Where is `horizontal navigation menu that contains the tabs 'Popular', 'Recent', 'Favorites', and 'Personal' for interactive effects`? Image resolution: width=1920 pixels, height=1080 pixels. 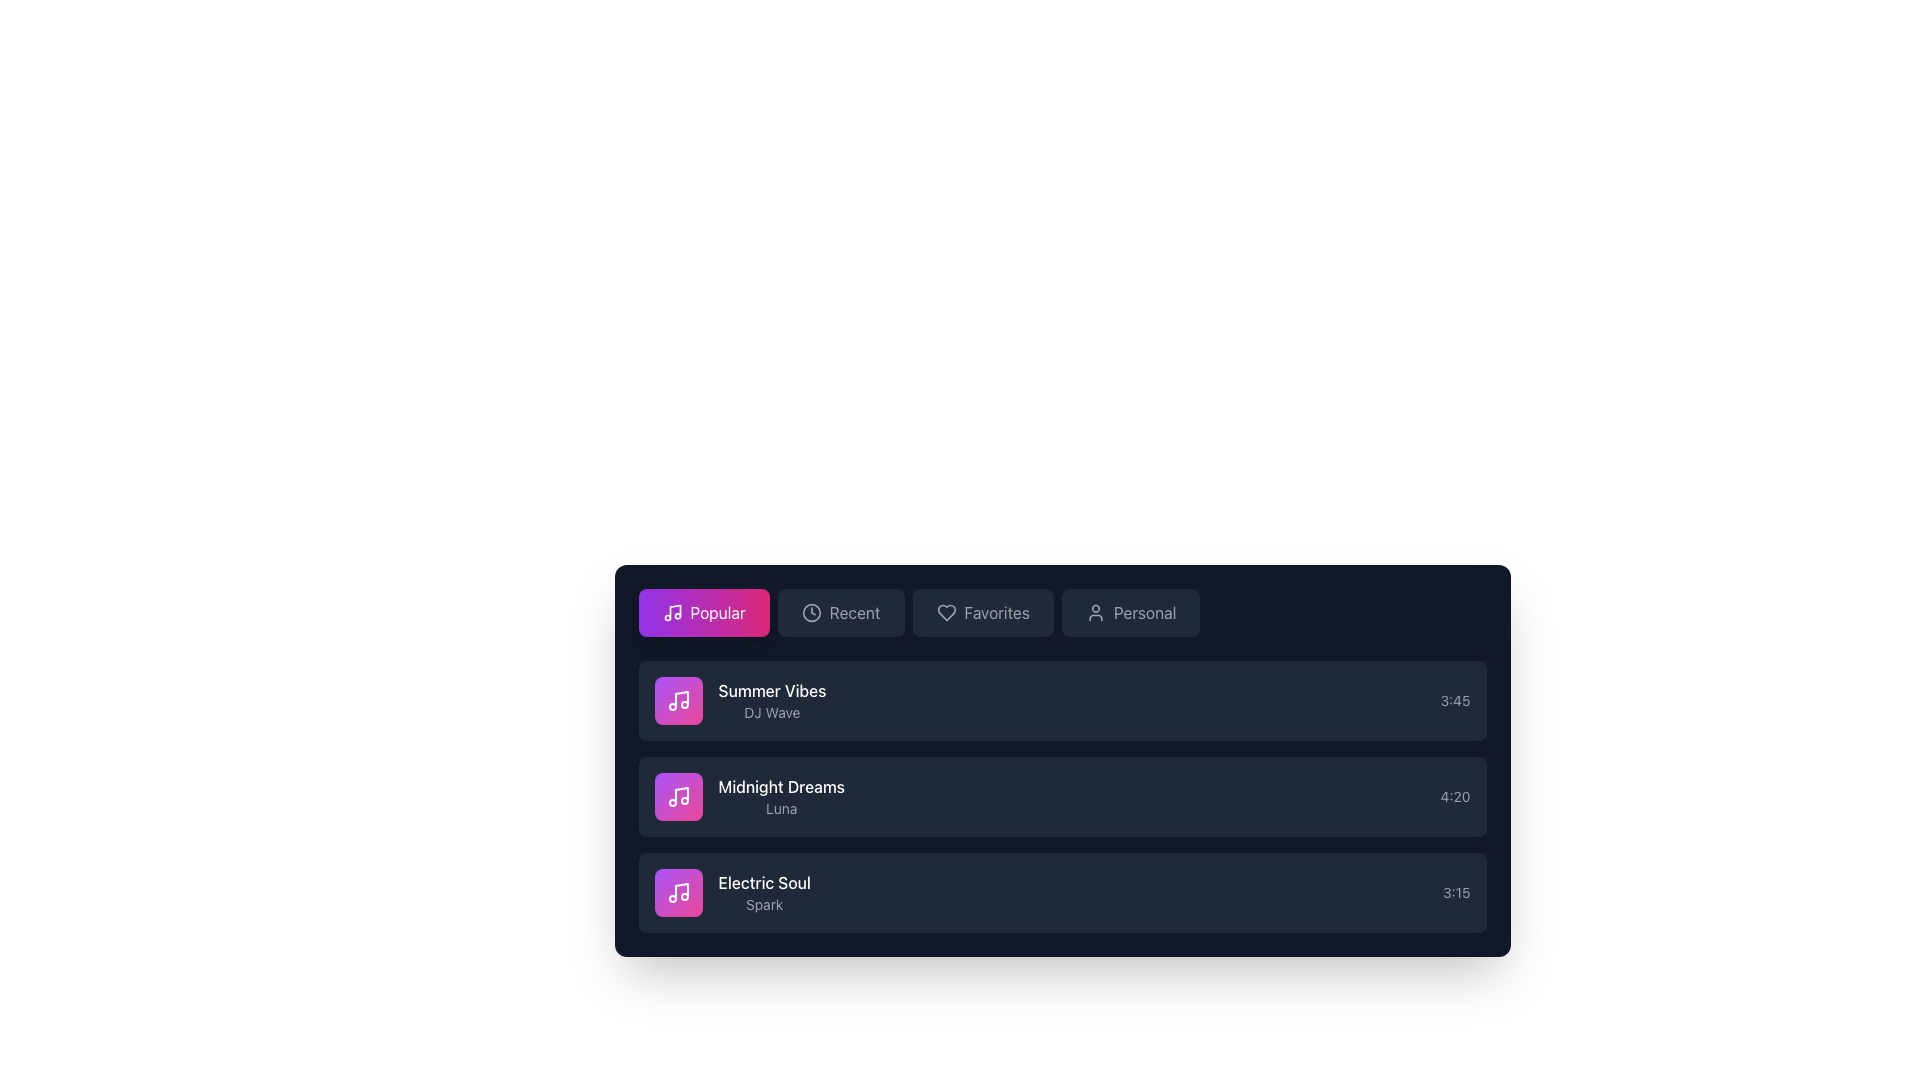 horizontal navigation menu that contains the tabs 'Popular', 'Recent', 'Favorites', and 'Personal' for interactive effects is located at coordinates (1061, 612).